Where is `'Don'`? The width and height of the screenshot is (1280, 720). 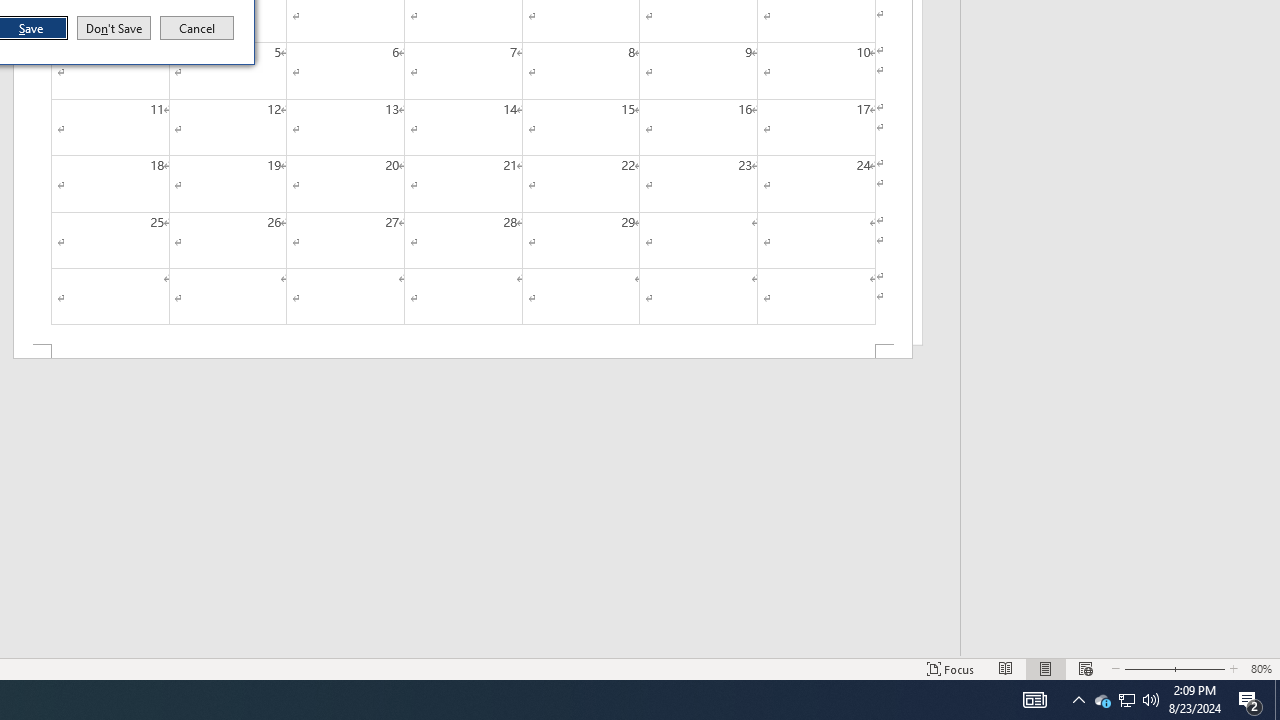 'Don' is located at coordinates (112, 28).